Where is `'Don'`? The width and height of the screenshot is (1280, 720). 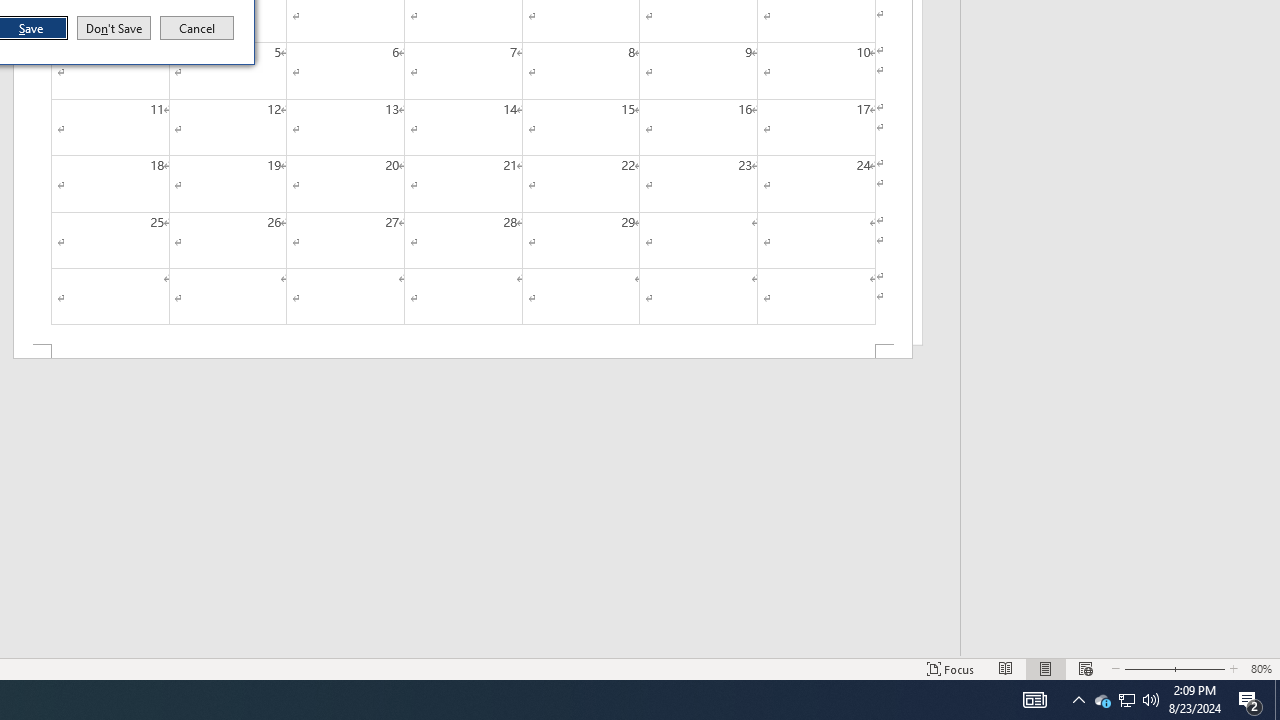 'Don' is located at coordinates (112, 28).